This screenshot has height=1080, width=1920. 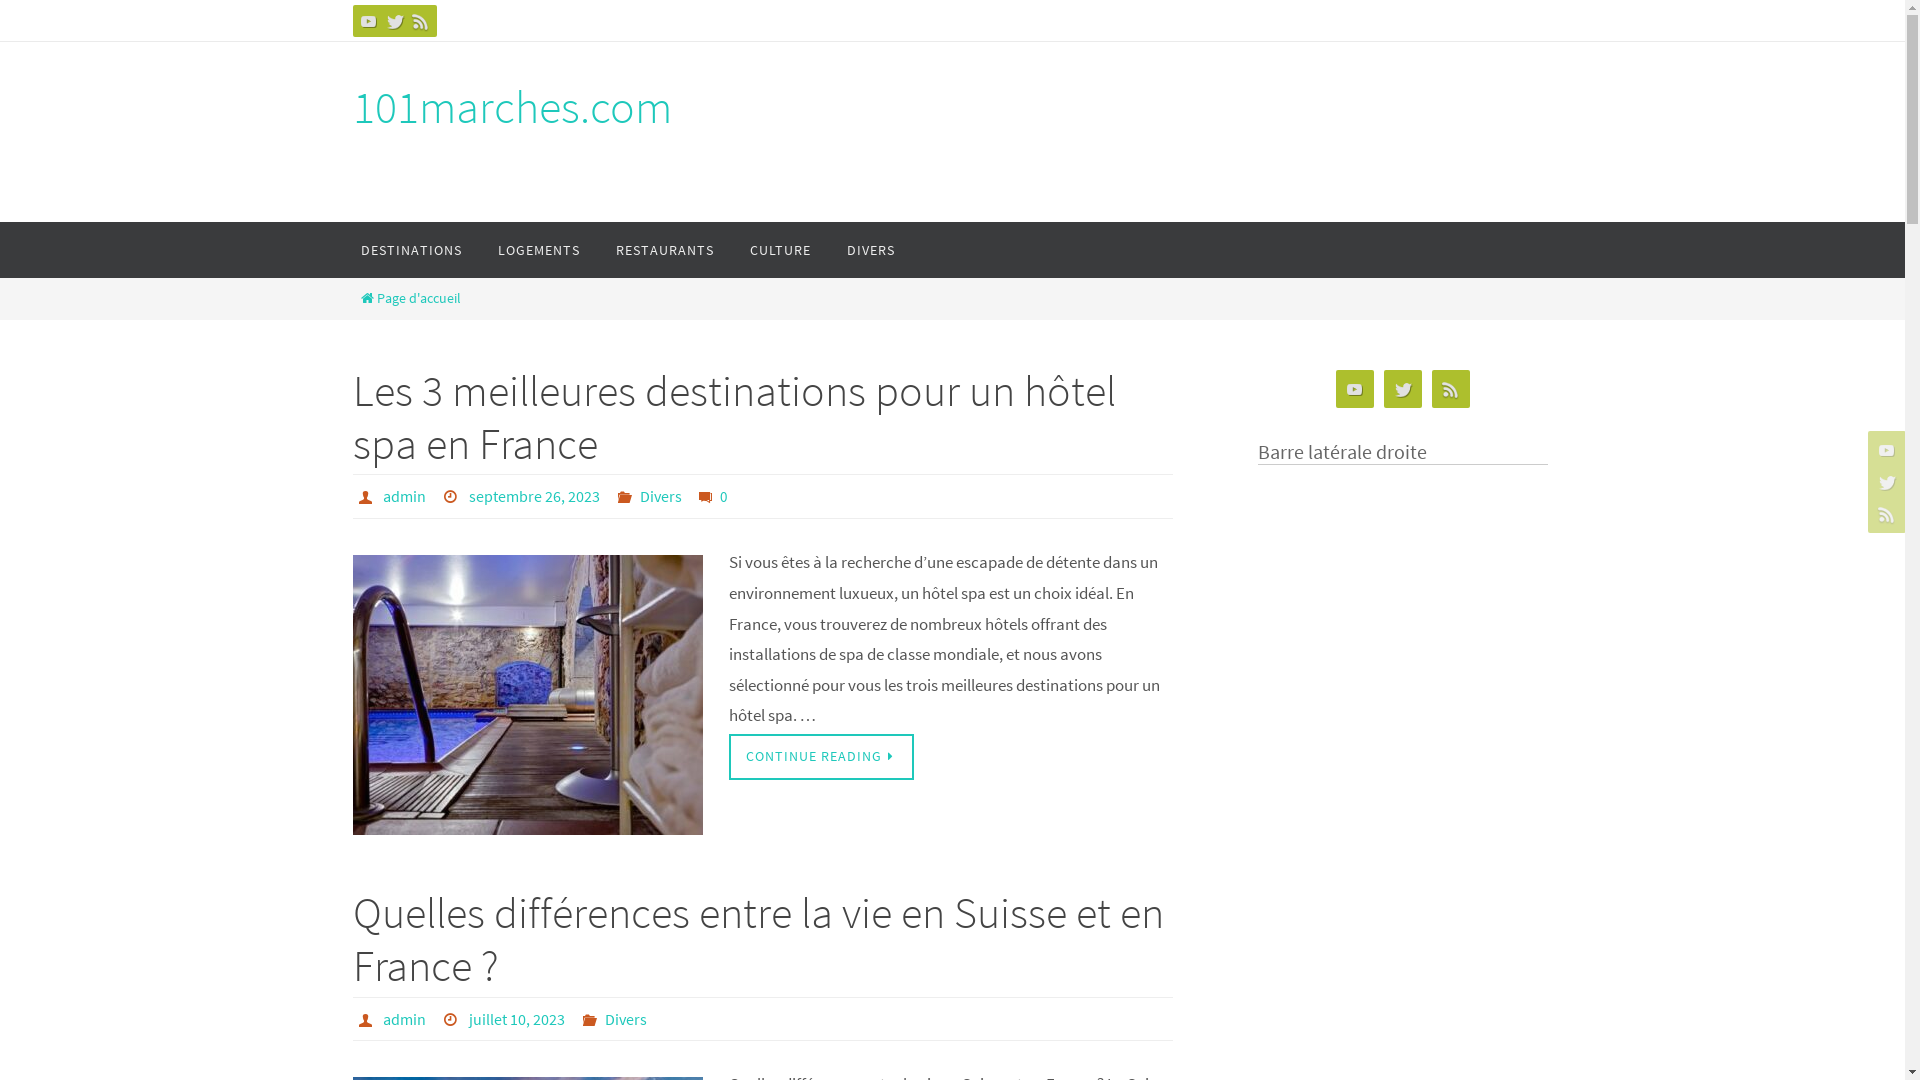 What do you see at coordinates (712, 495) in the screenshot?
I see `'0'` at bounding box center [712, 495].